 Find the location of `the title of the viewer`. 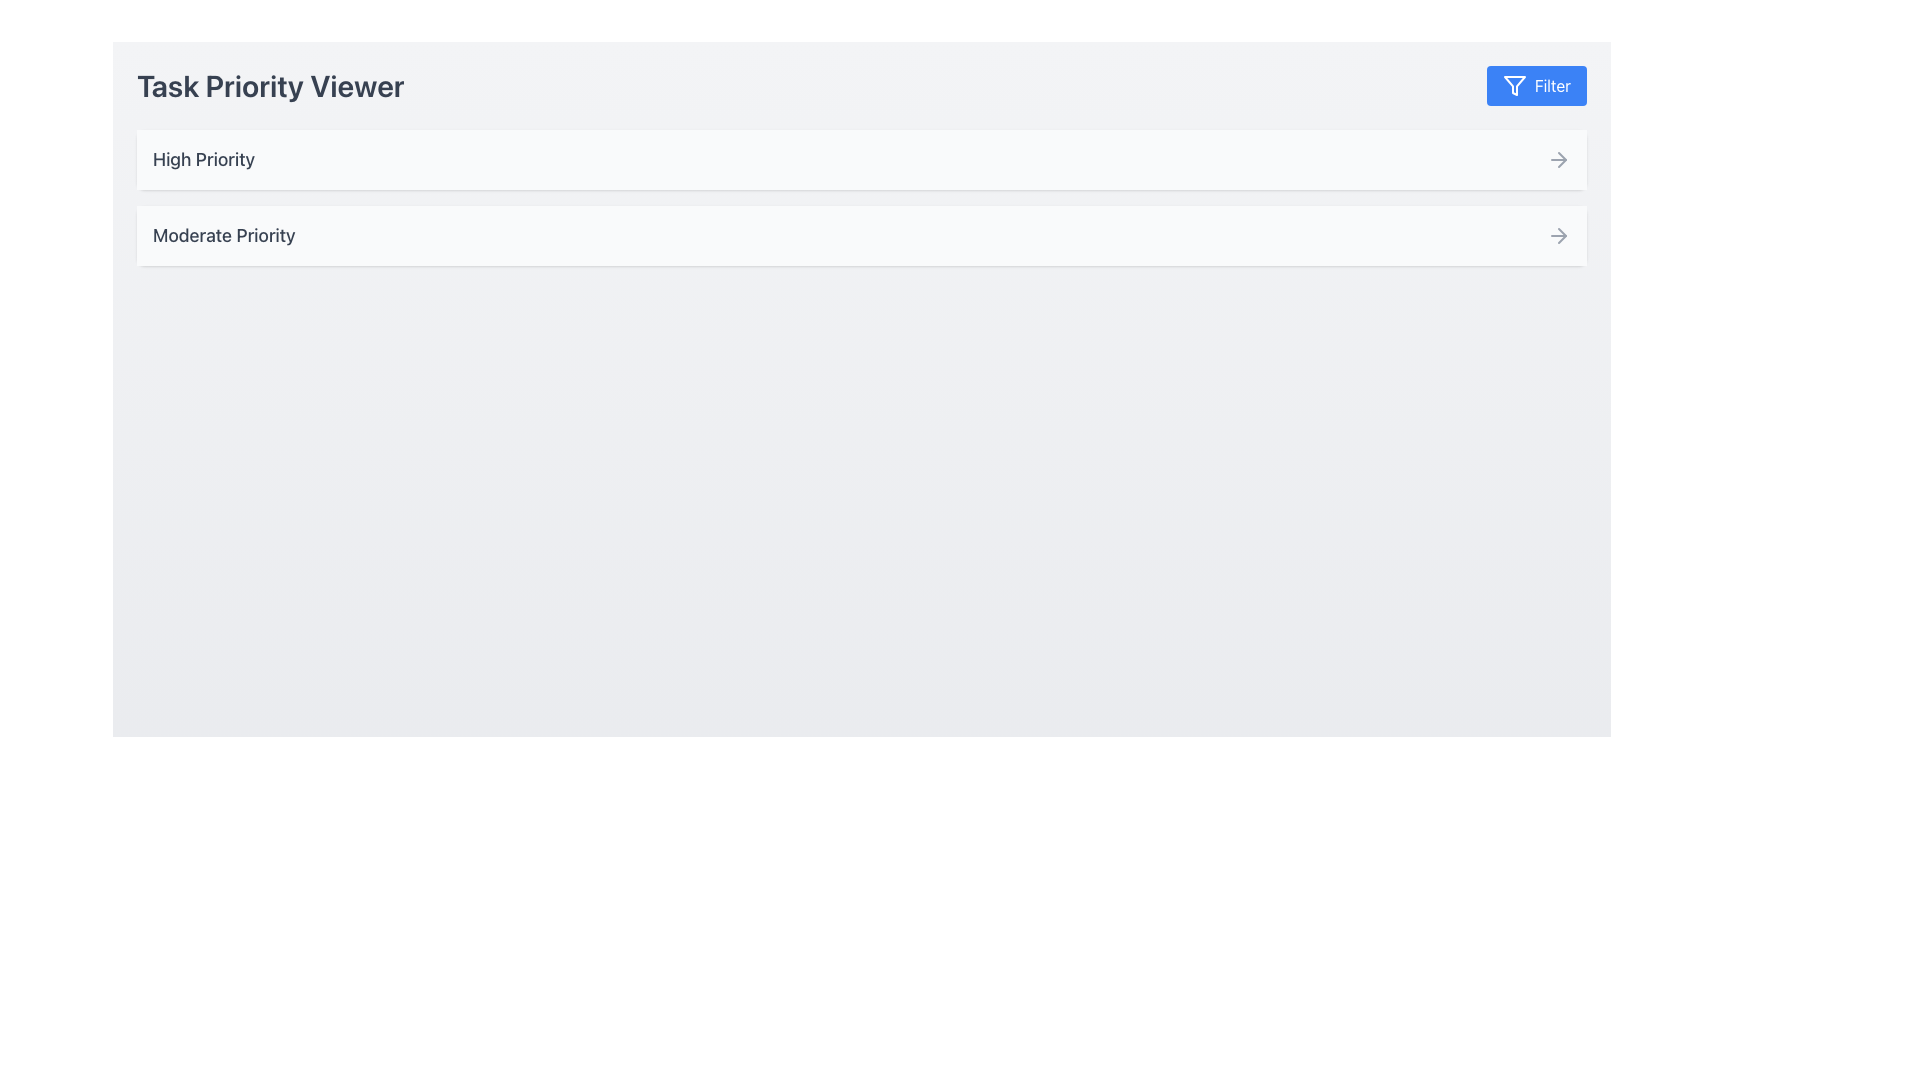

the title of the viewer is located at coordinates (862, 84).